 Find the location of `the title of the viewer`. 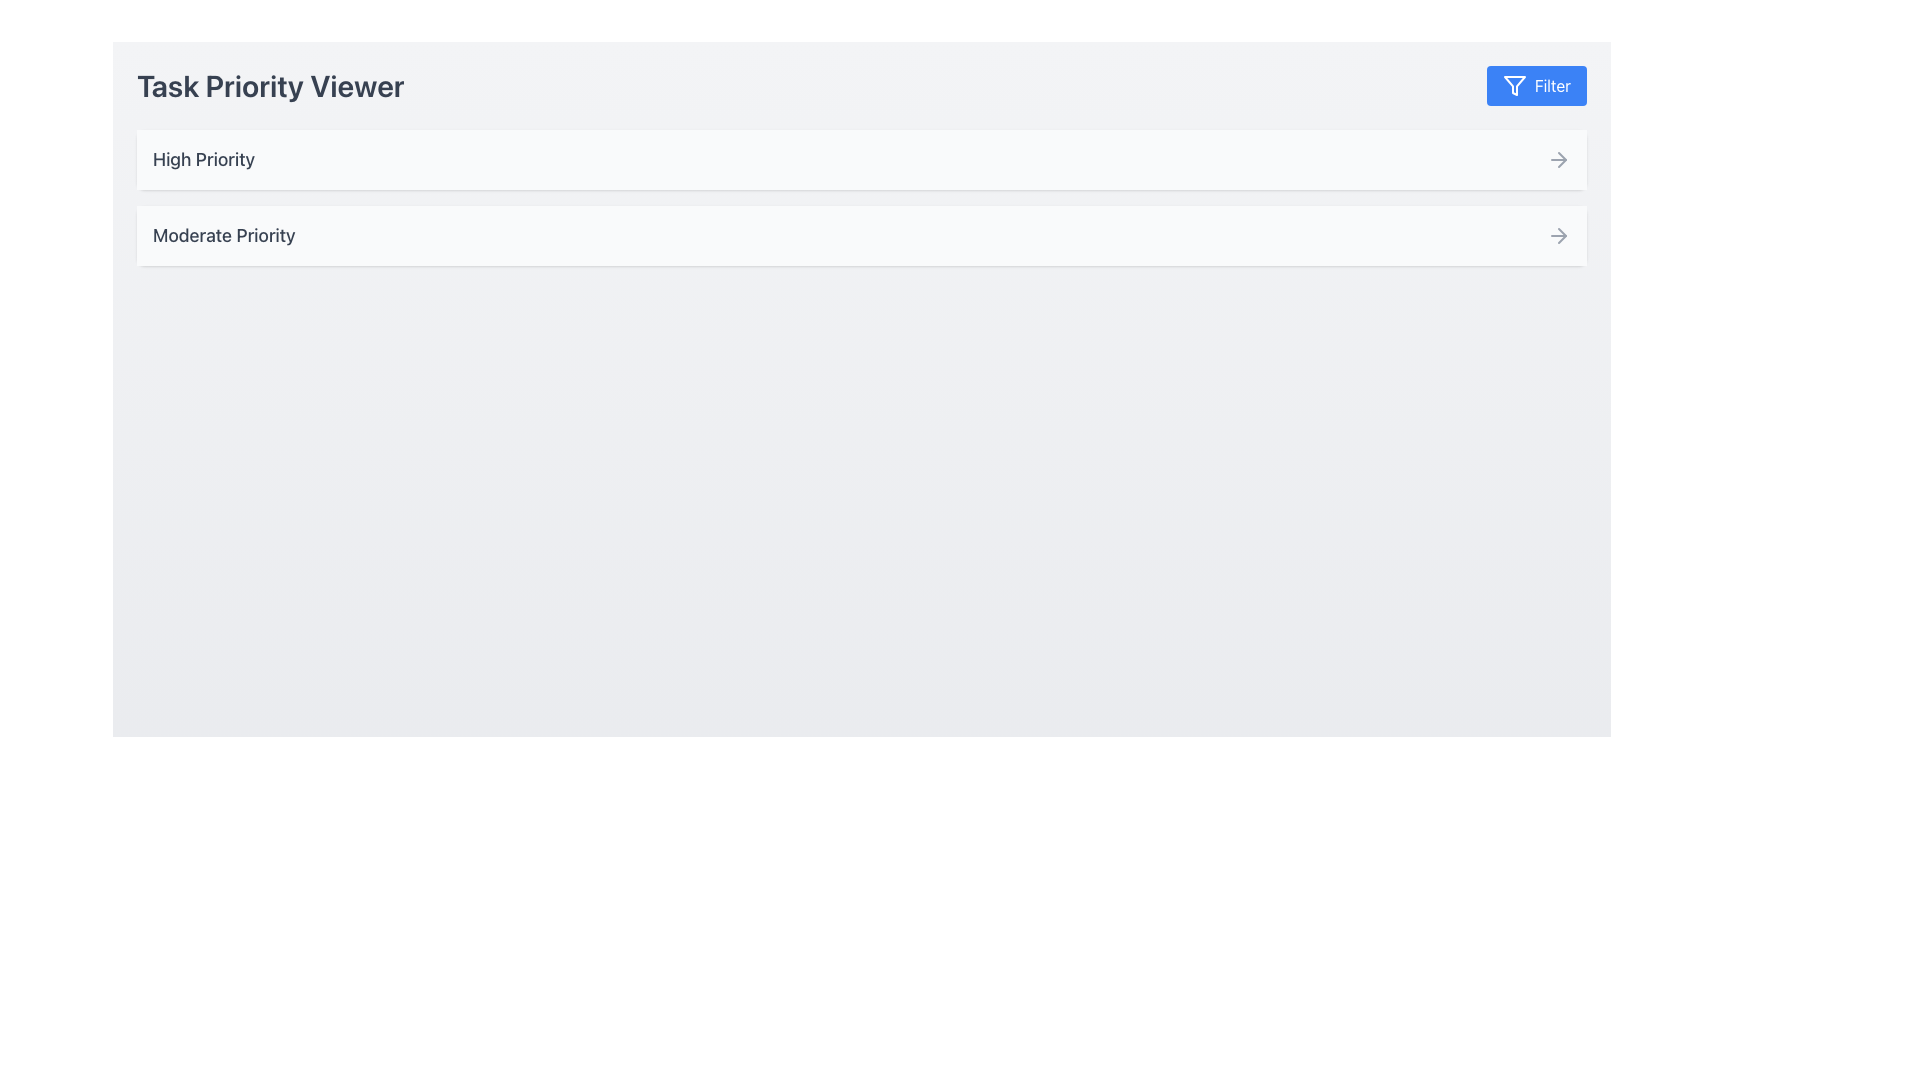

the title of the viewer is located at coordinates (862, 84).